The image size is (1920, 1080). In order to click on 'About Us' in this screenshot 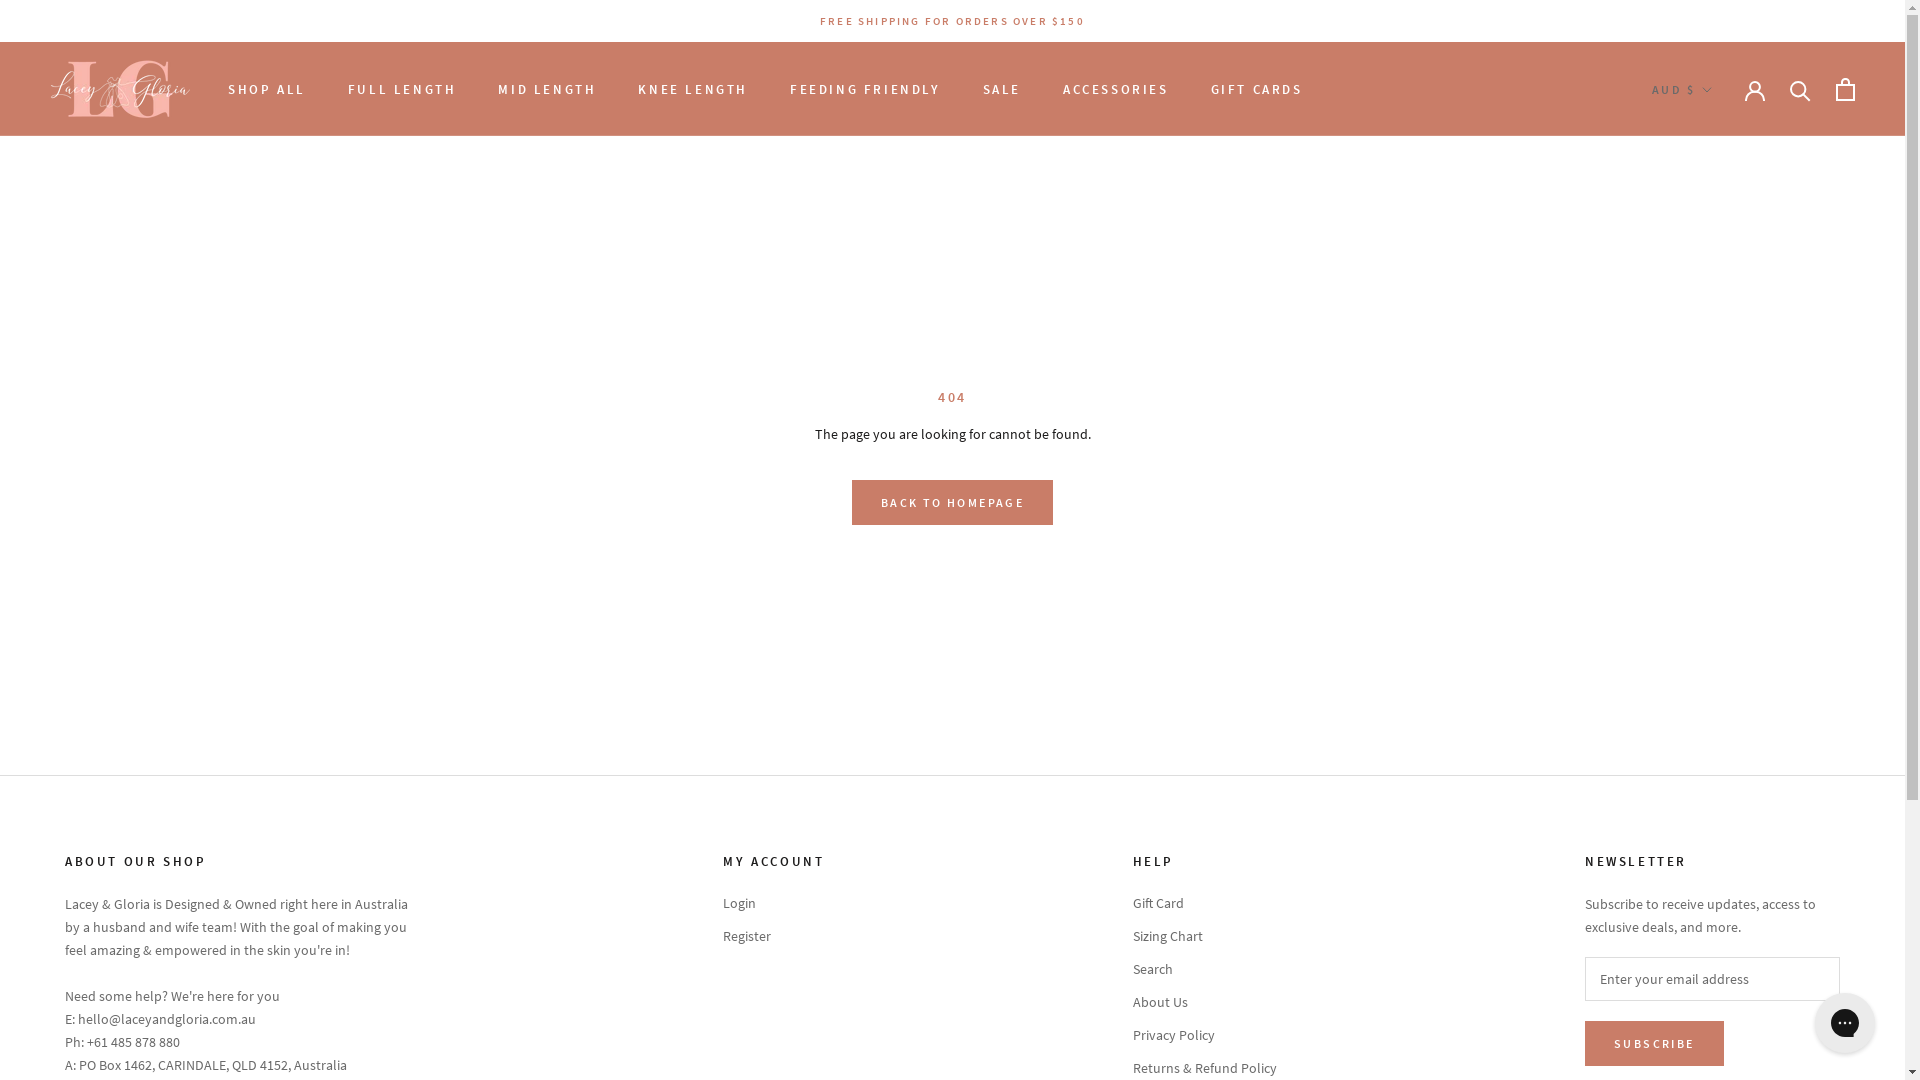, I will do `click(1132, 1002)`.